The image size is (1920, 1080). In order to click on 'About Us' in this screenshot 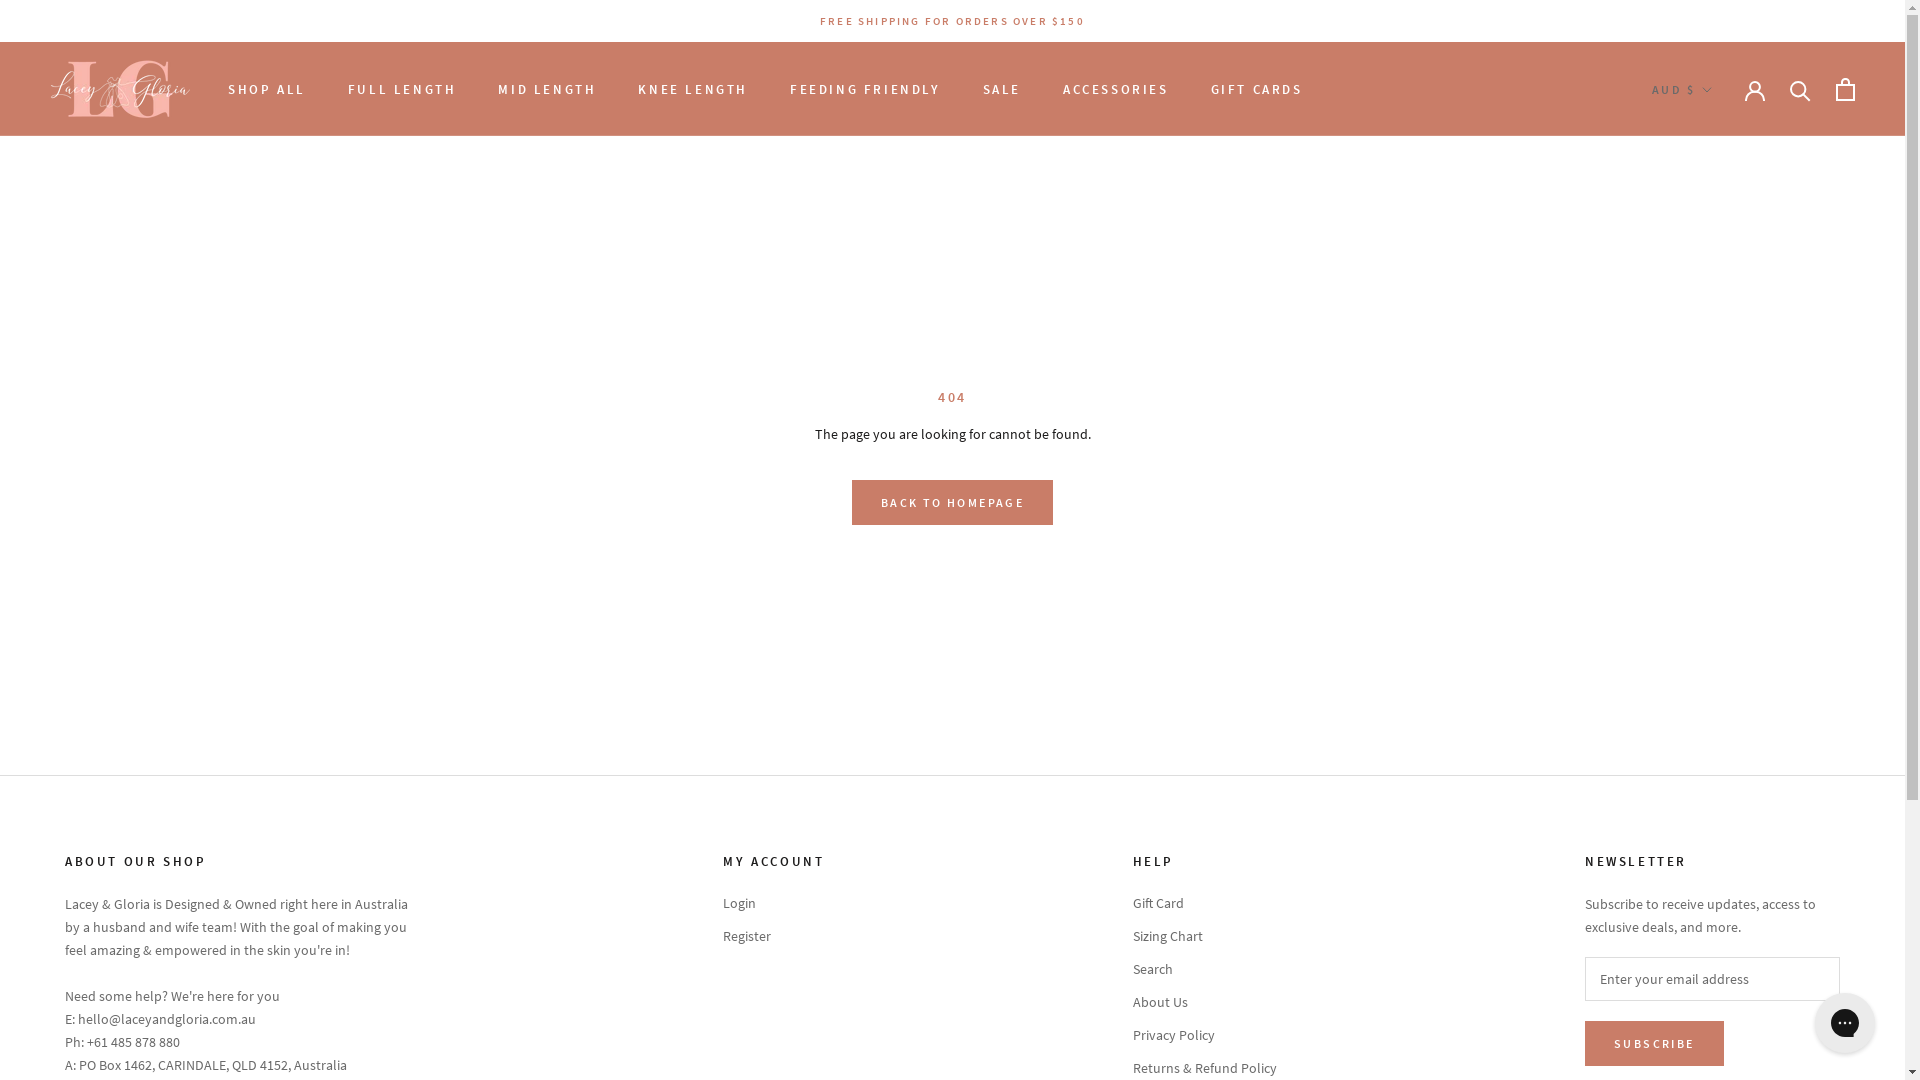, I will do `click(1132, 1002)`.